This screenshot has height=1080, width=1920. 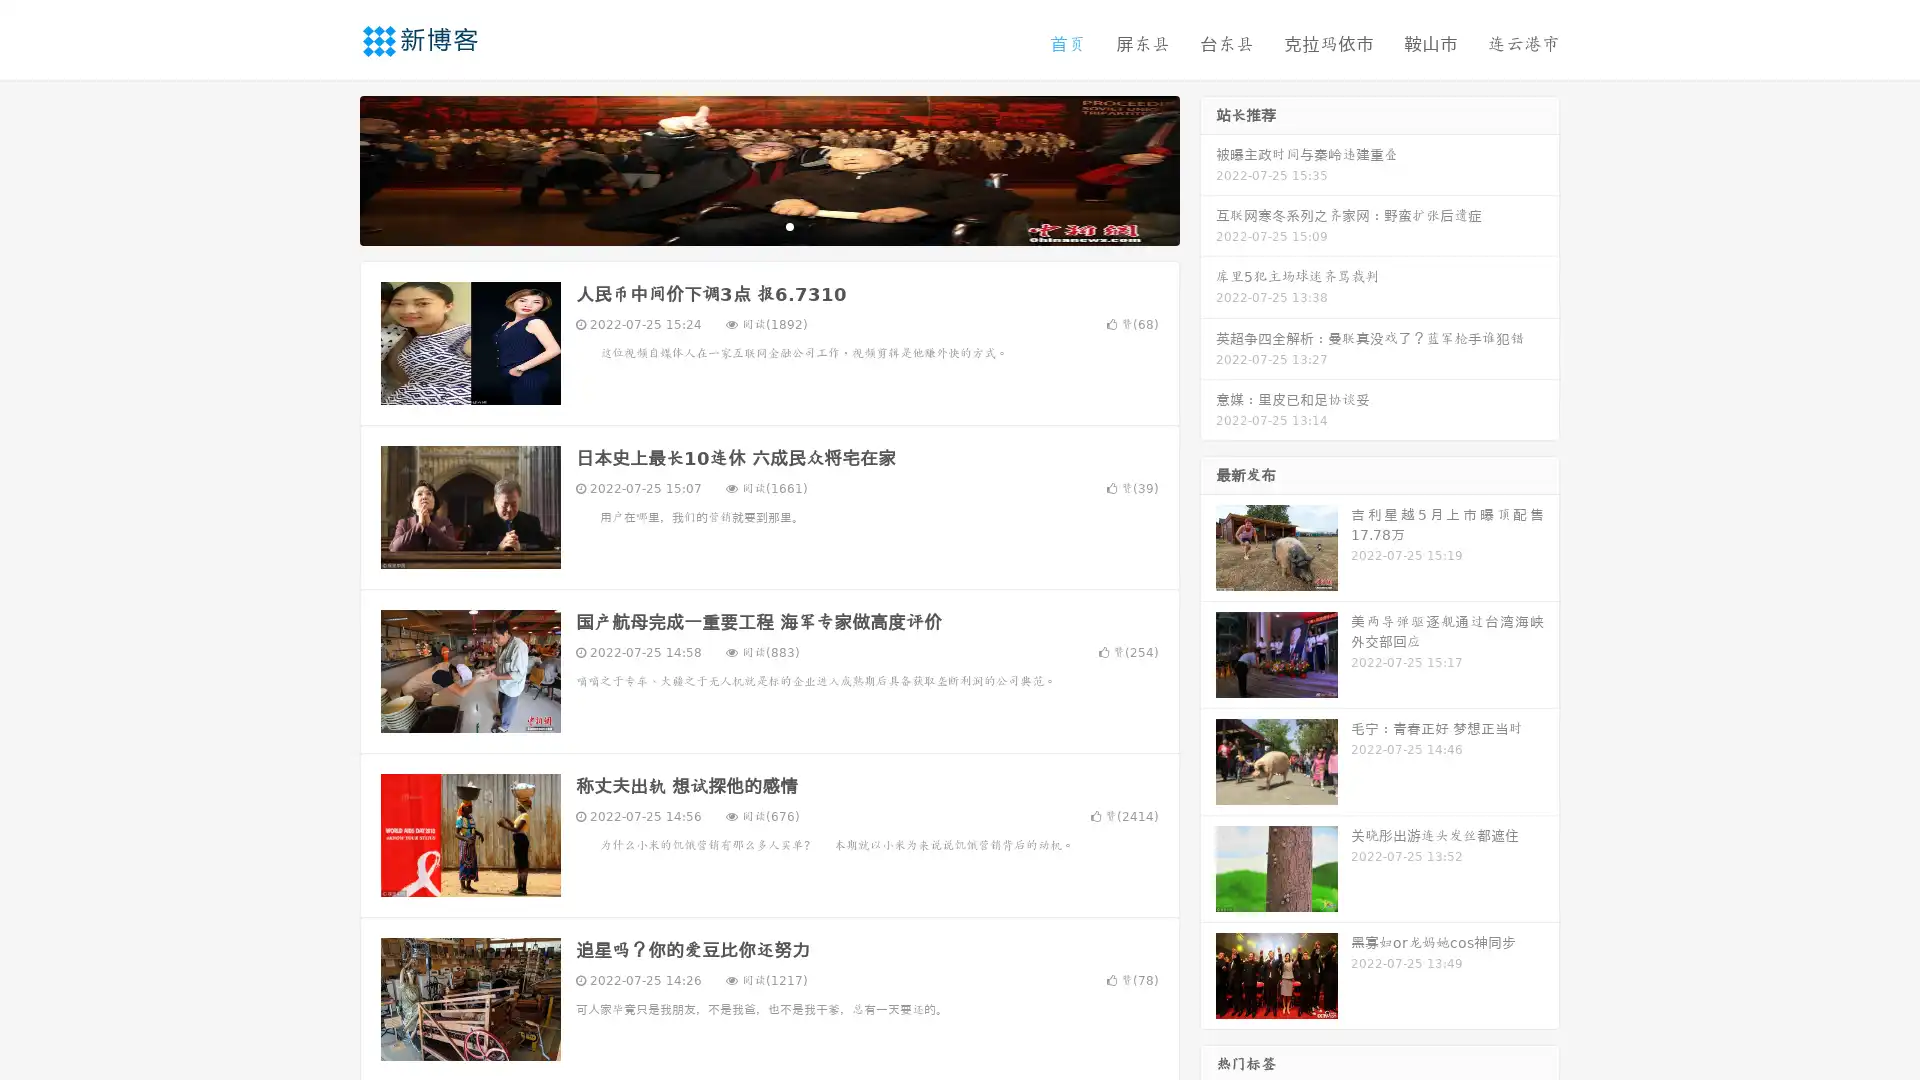 I want to click on Go to slide 1, so click(x=748, y=225).